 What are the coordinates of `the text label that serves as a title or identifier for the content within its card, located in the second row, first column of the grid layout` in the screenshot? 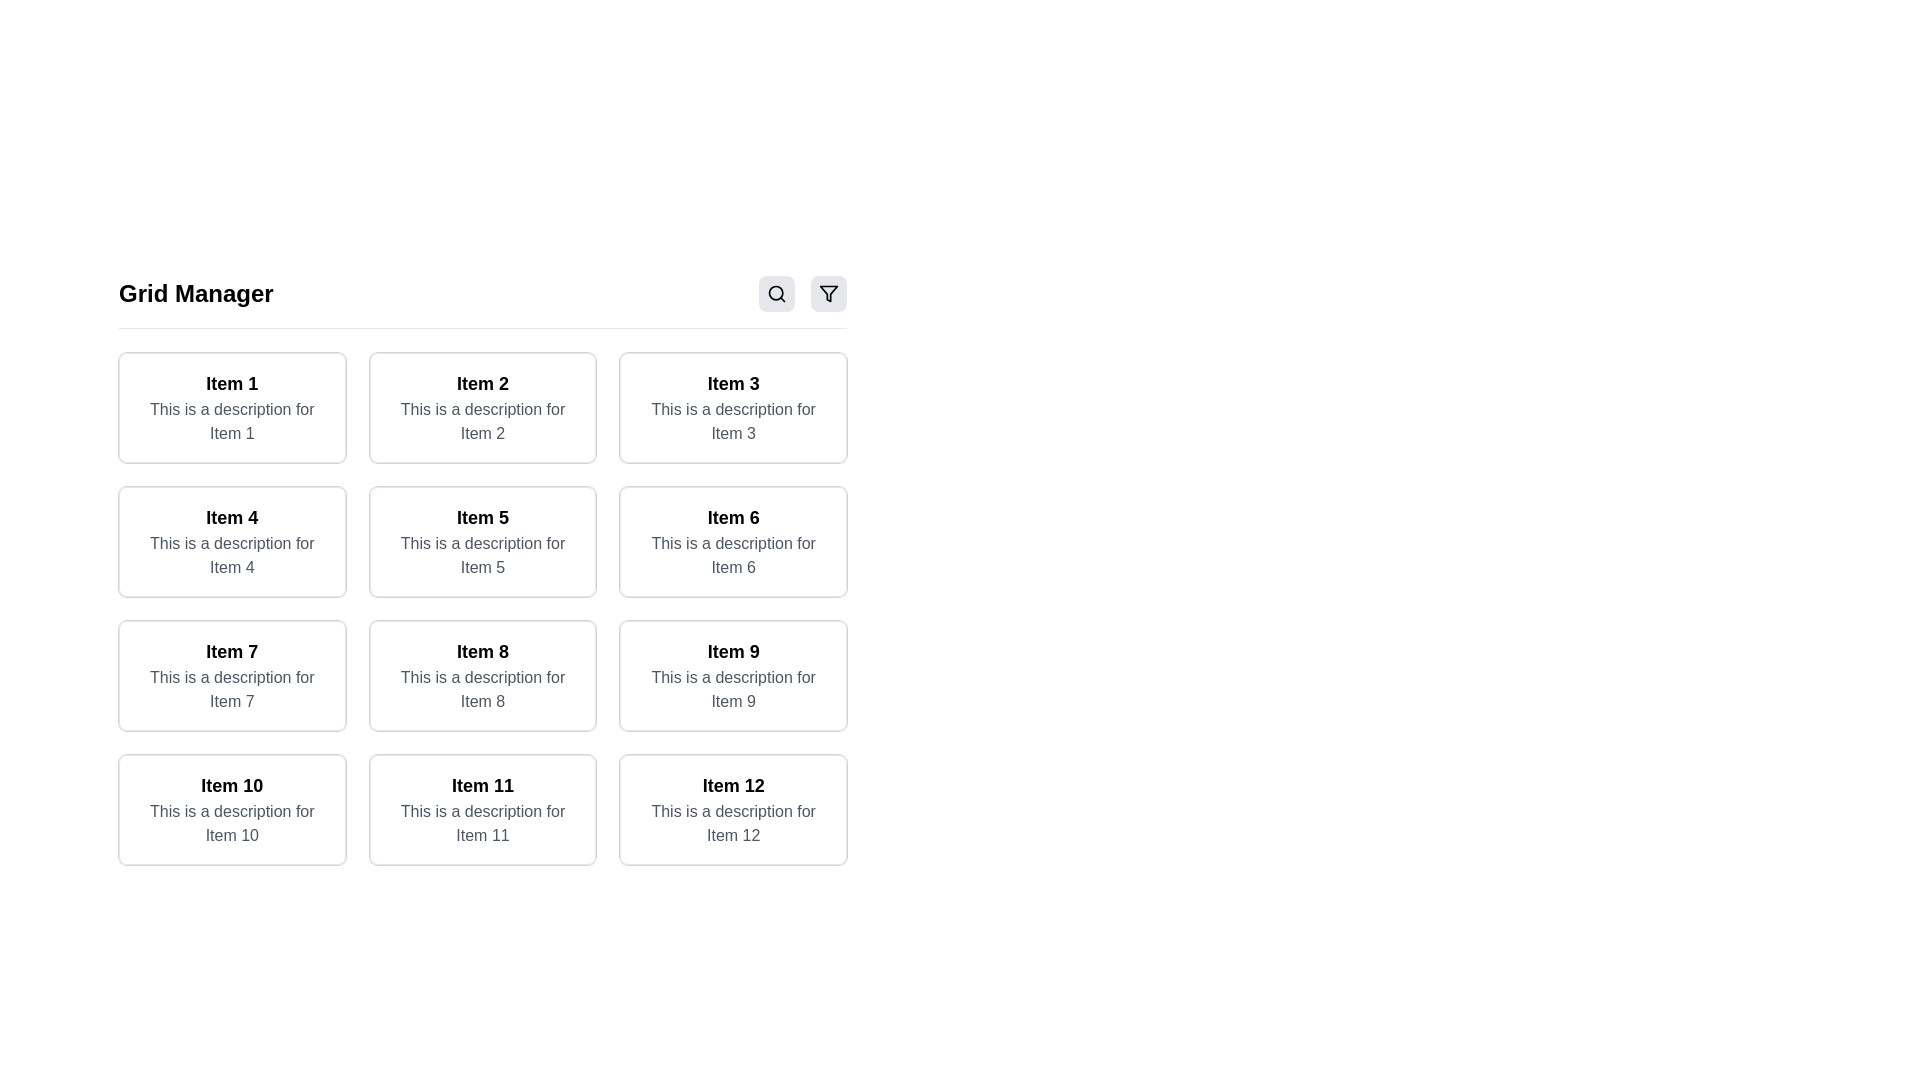 It's located at (232, 516).